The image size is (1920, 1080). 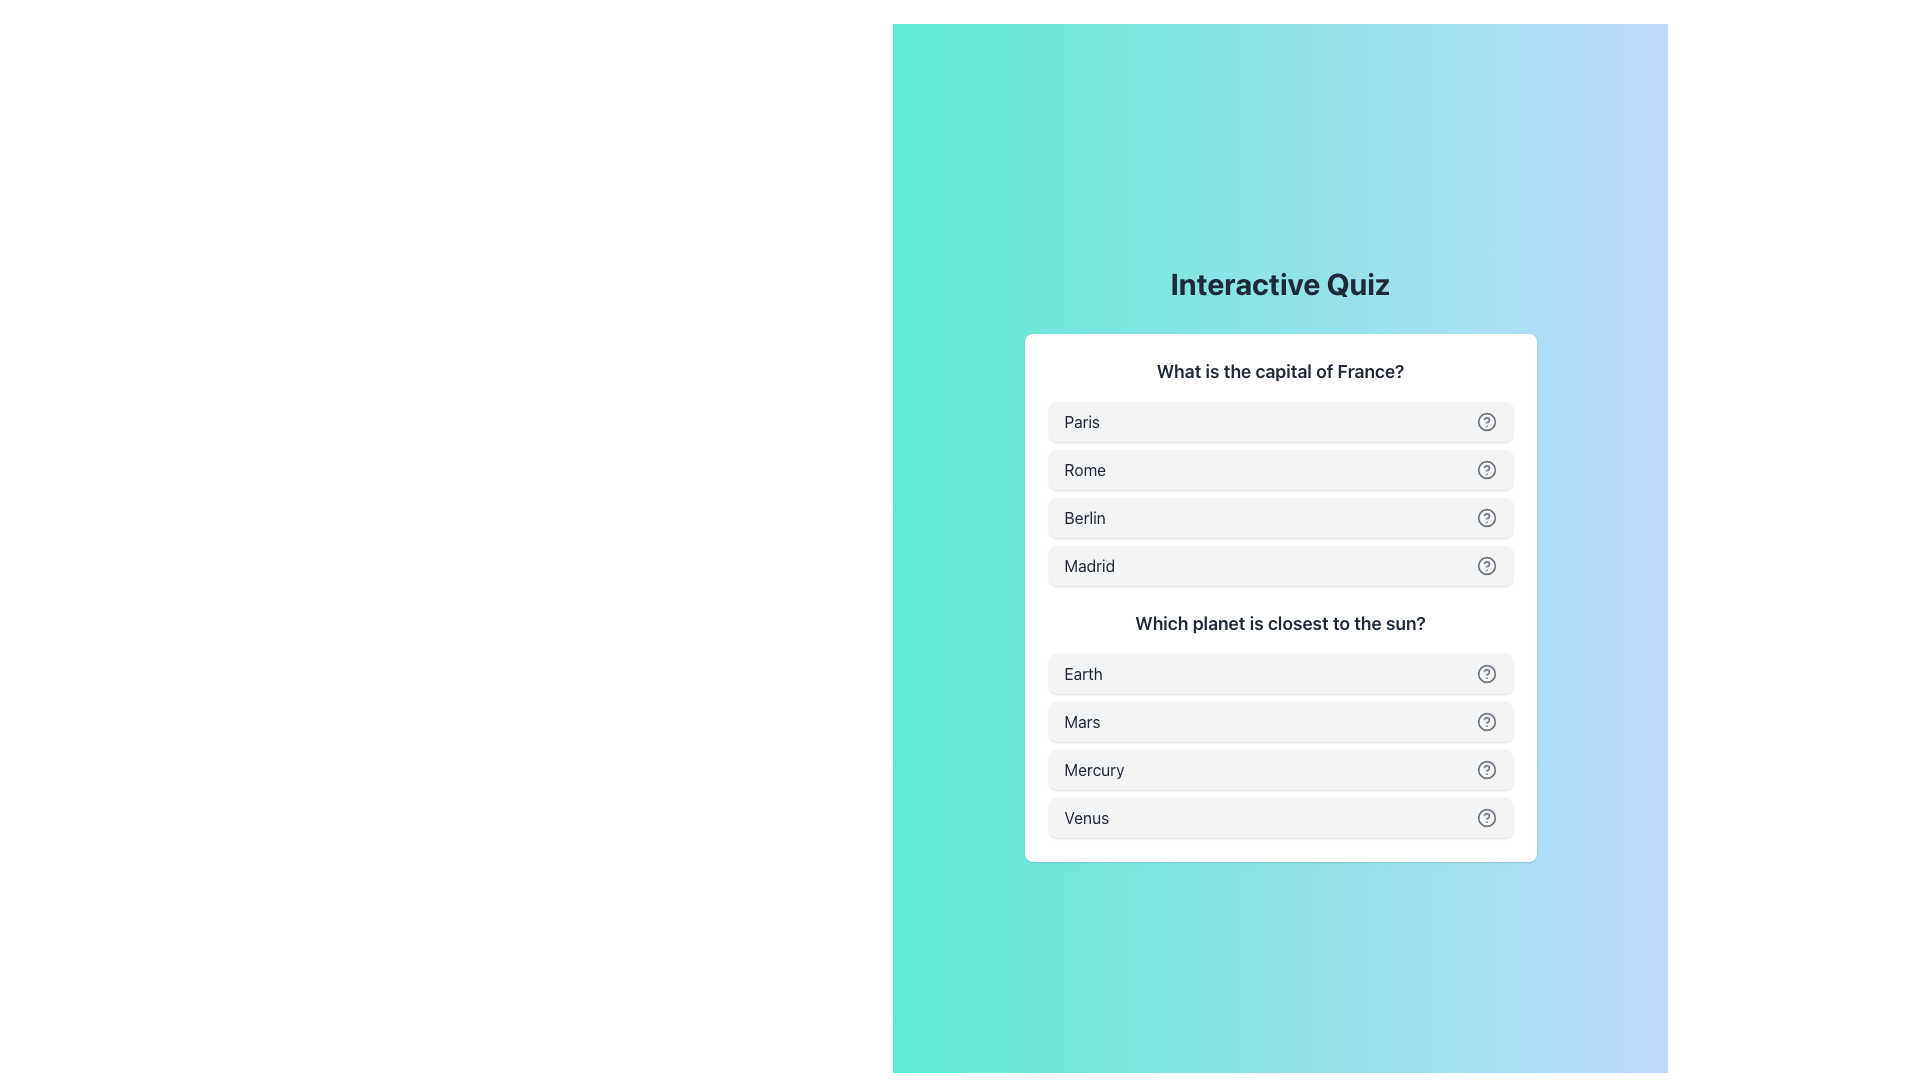 What do you see at coordinates (1486, 420) in the screenshot?
I see `the decorative circle icon located to the far right of the 'Paris' answer option block in the quiz interface` at bounding box center [1486, 420].